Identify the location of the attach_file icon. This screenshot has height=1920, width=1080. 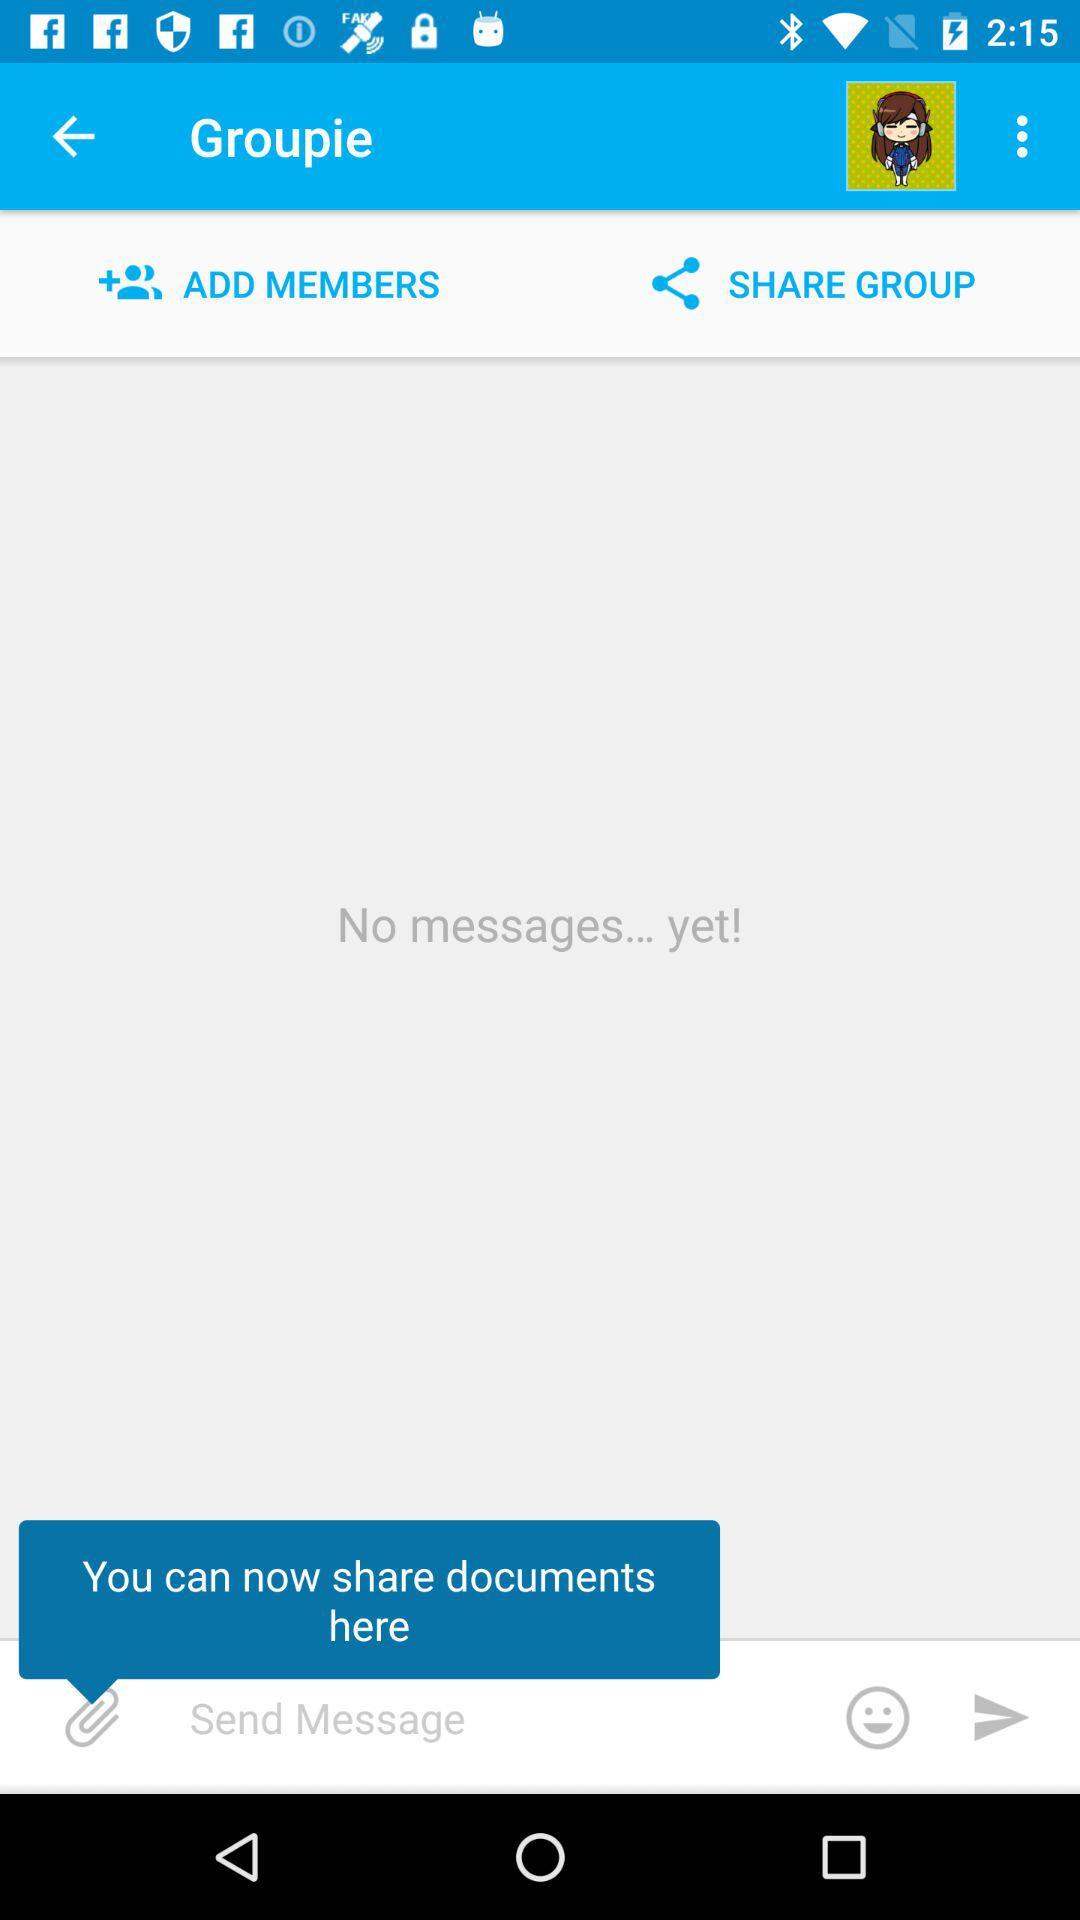
(92, 1716).